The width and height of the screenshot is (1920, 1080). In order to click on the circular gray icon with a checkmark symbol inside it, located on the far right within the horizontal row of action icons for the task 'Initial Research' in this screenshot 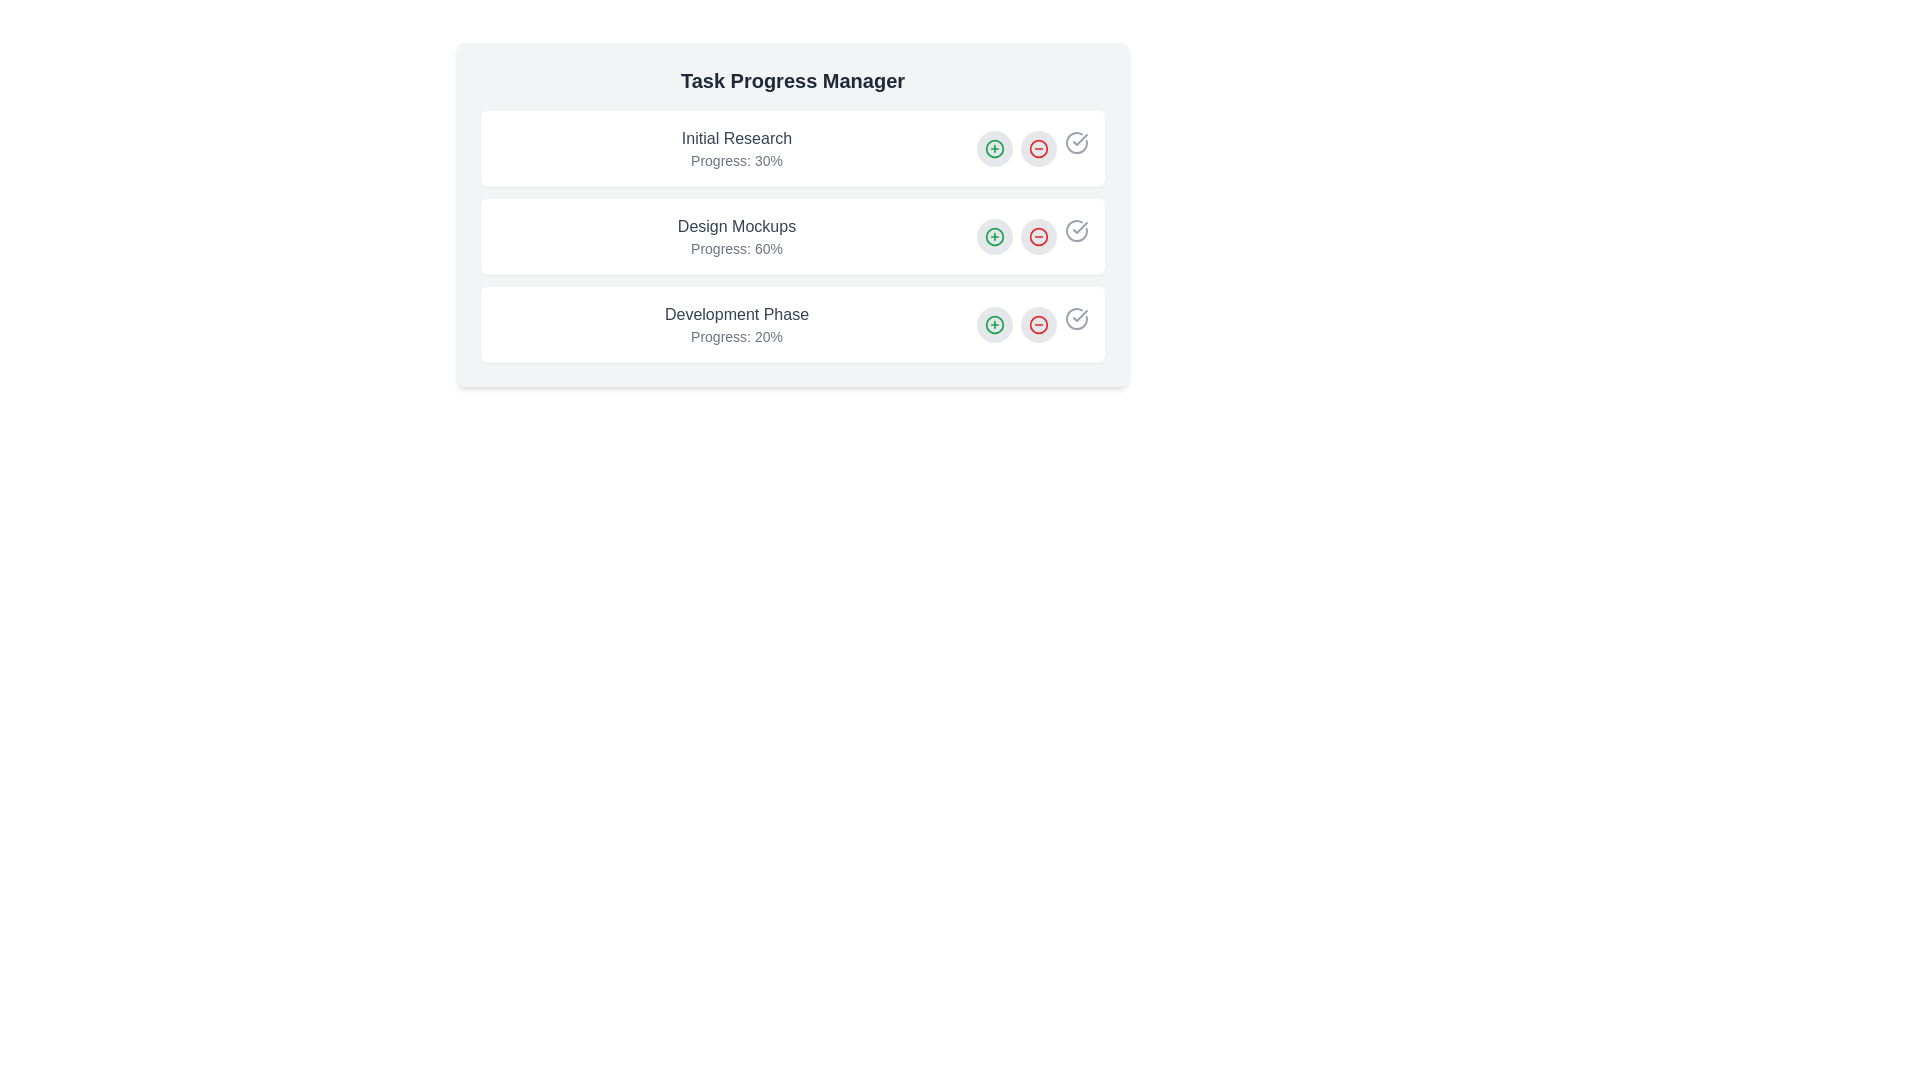, I will do `click(1075, 141)`.